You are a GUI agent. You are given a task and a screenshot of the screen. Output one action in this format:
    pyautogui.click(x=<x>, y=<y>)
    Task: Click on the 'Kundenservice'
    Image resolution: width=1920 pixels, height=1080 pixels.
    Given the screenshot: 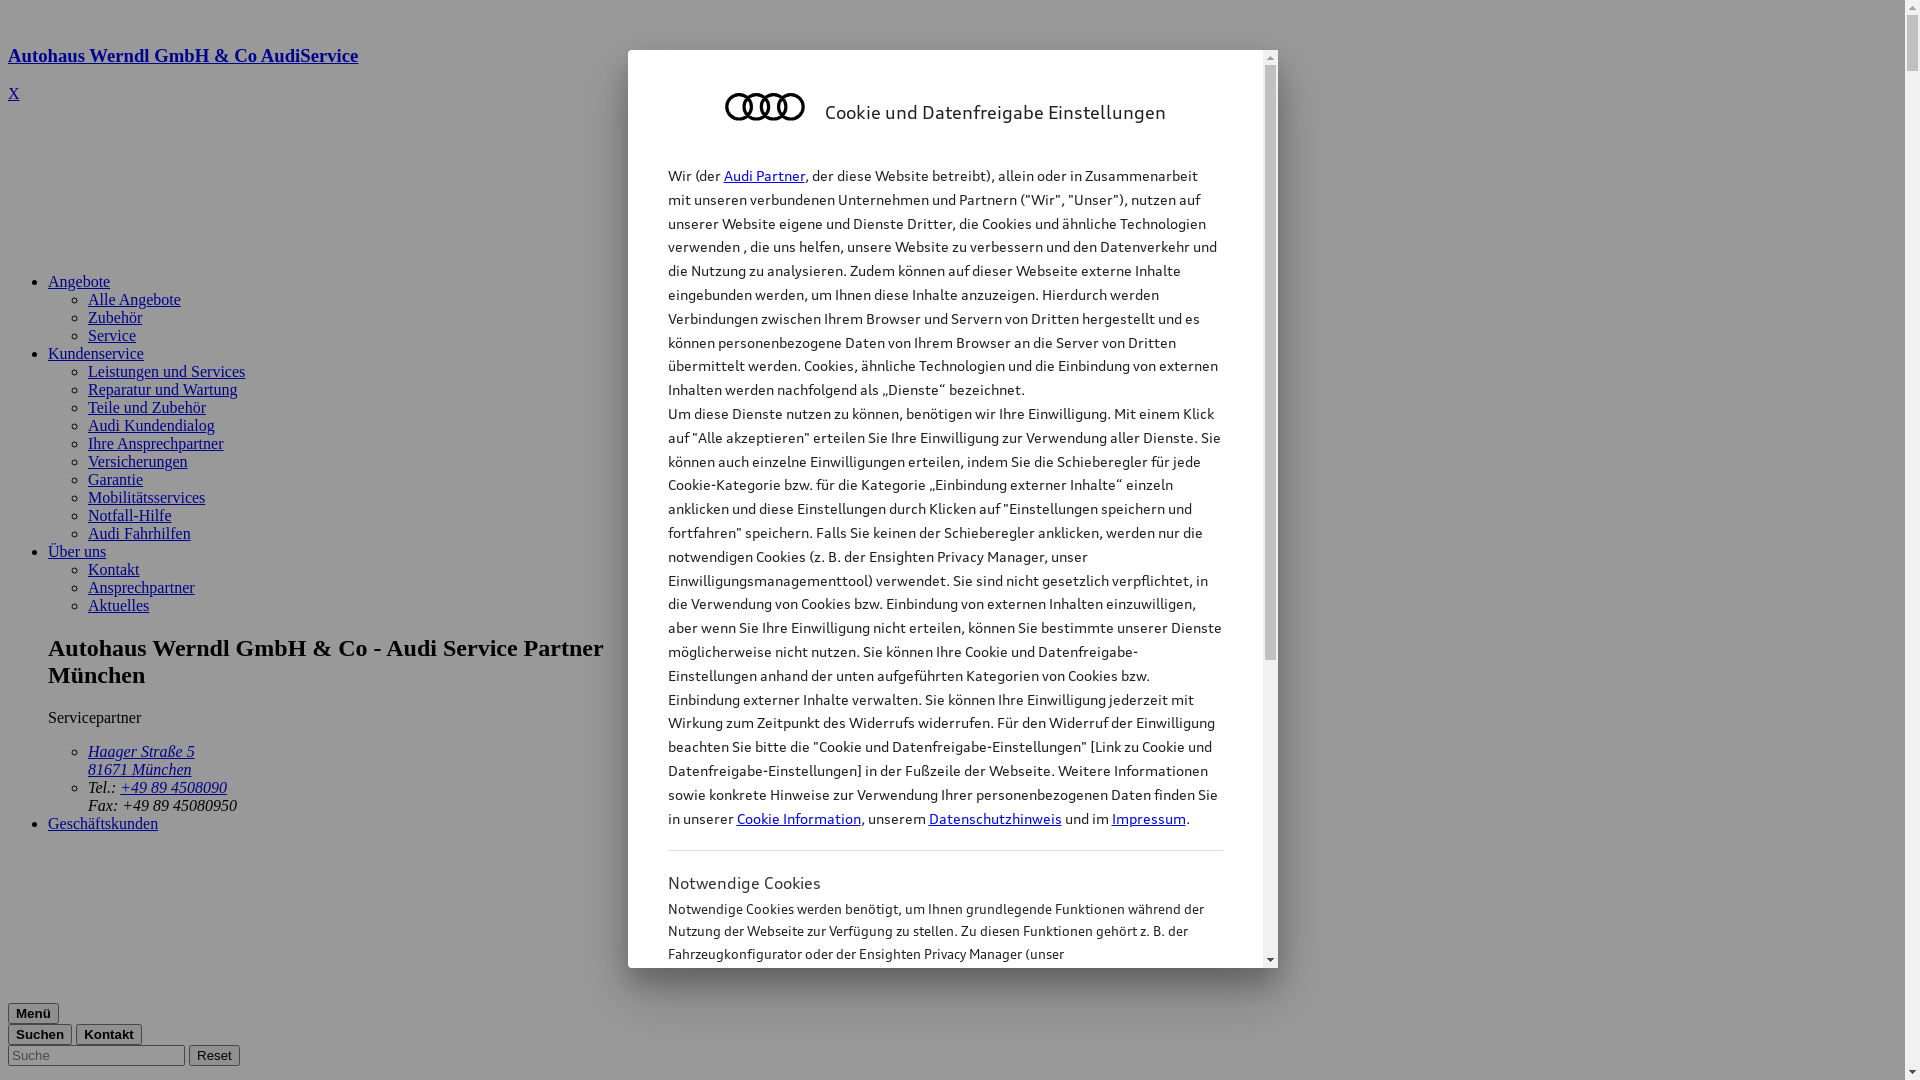 What is the action you would take?
    pyautogui.click(x=95, y=352)
    